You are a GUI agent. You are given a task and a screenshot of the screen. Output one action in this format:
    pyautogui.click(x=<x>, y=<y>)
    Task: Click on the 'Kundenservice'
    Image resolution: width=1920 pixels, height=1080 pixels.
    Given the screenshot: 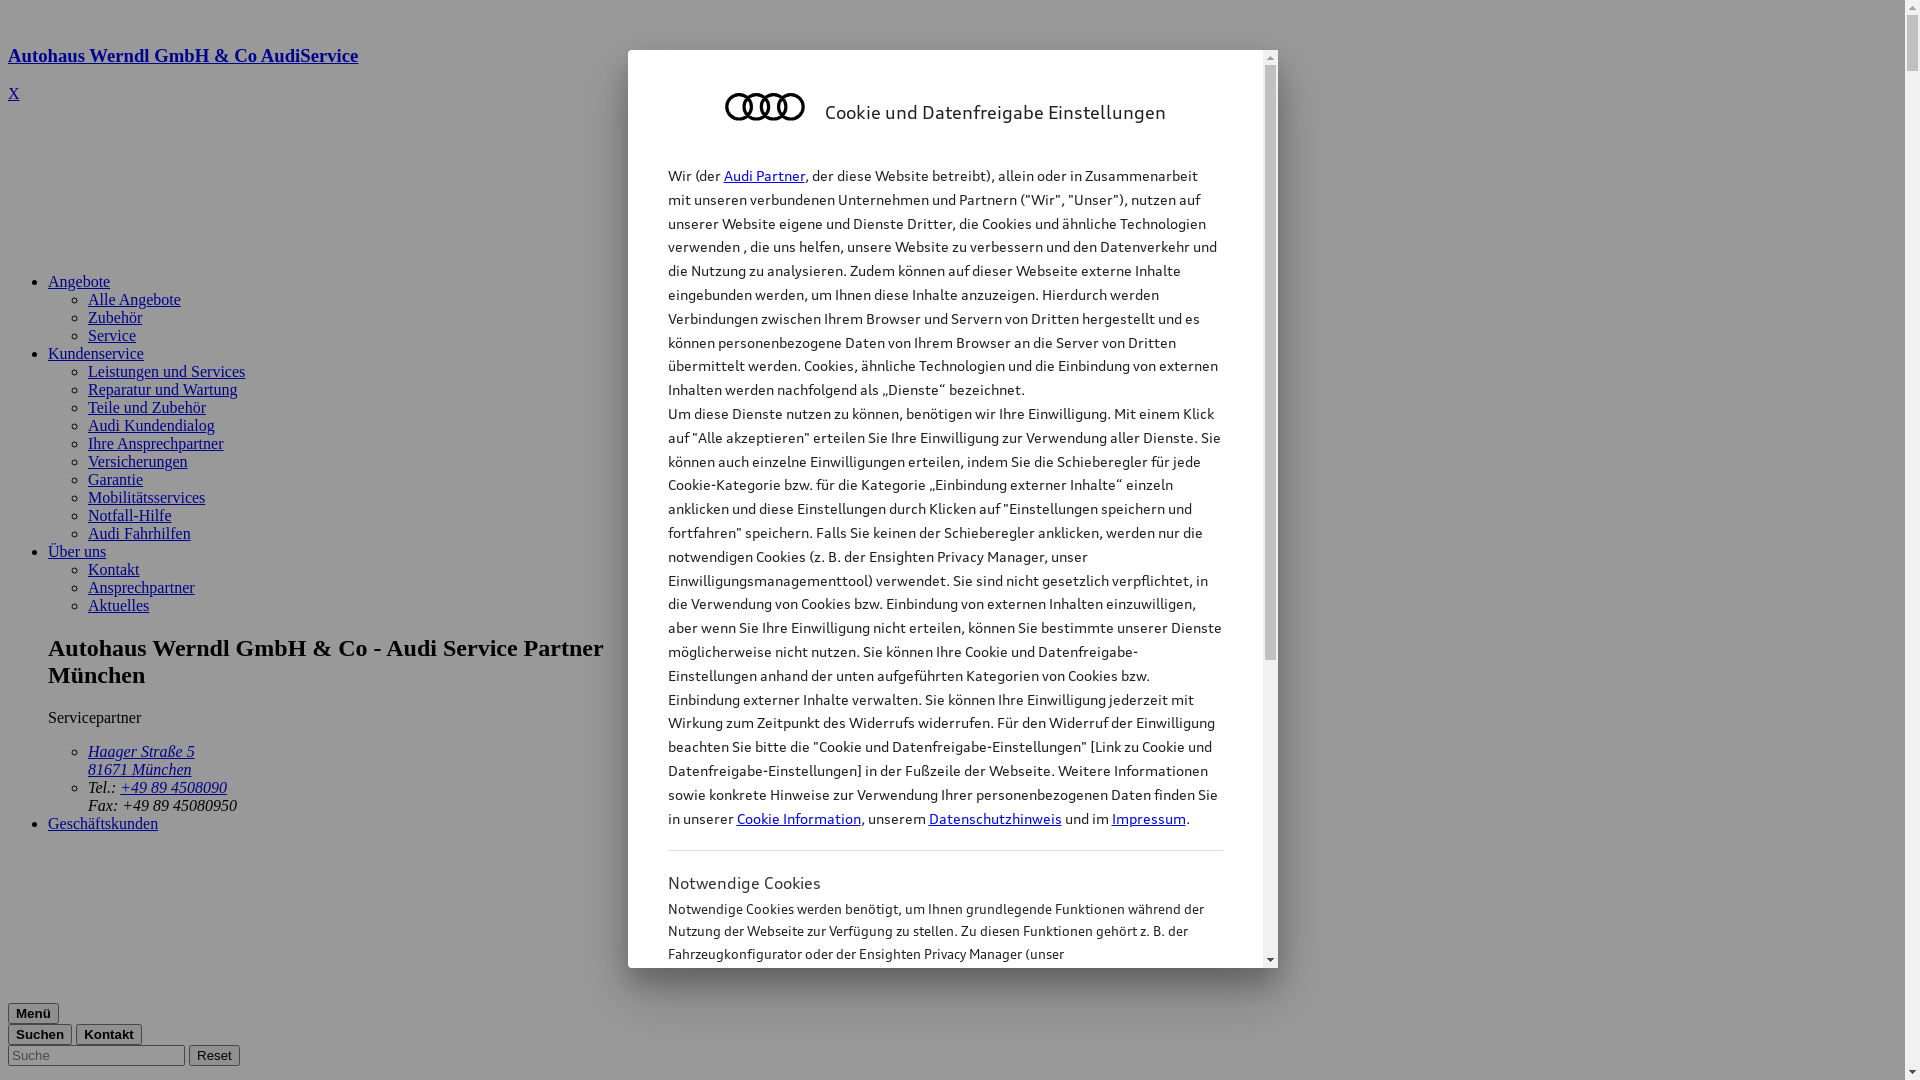 What is the action you would take?
    pyautogui.click(x=95, y=352)
    